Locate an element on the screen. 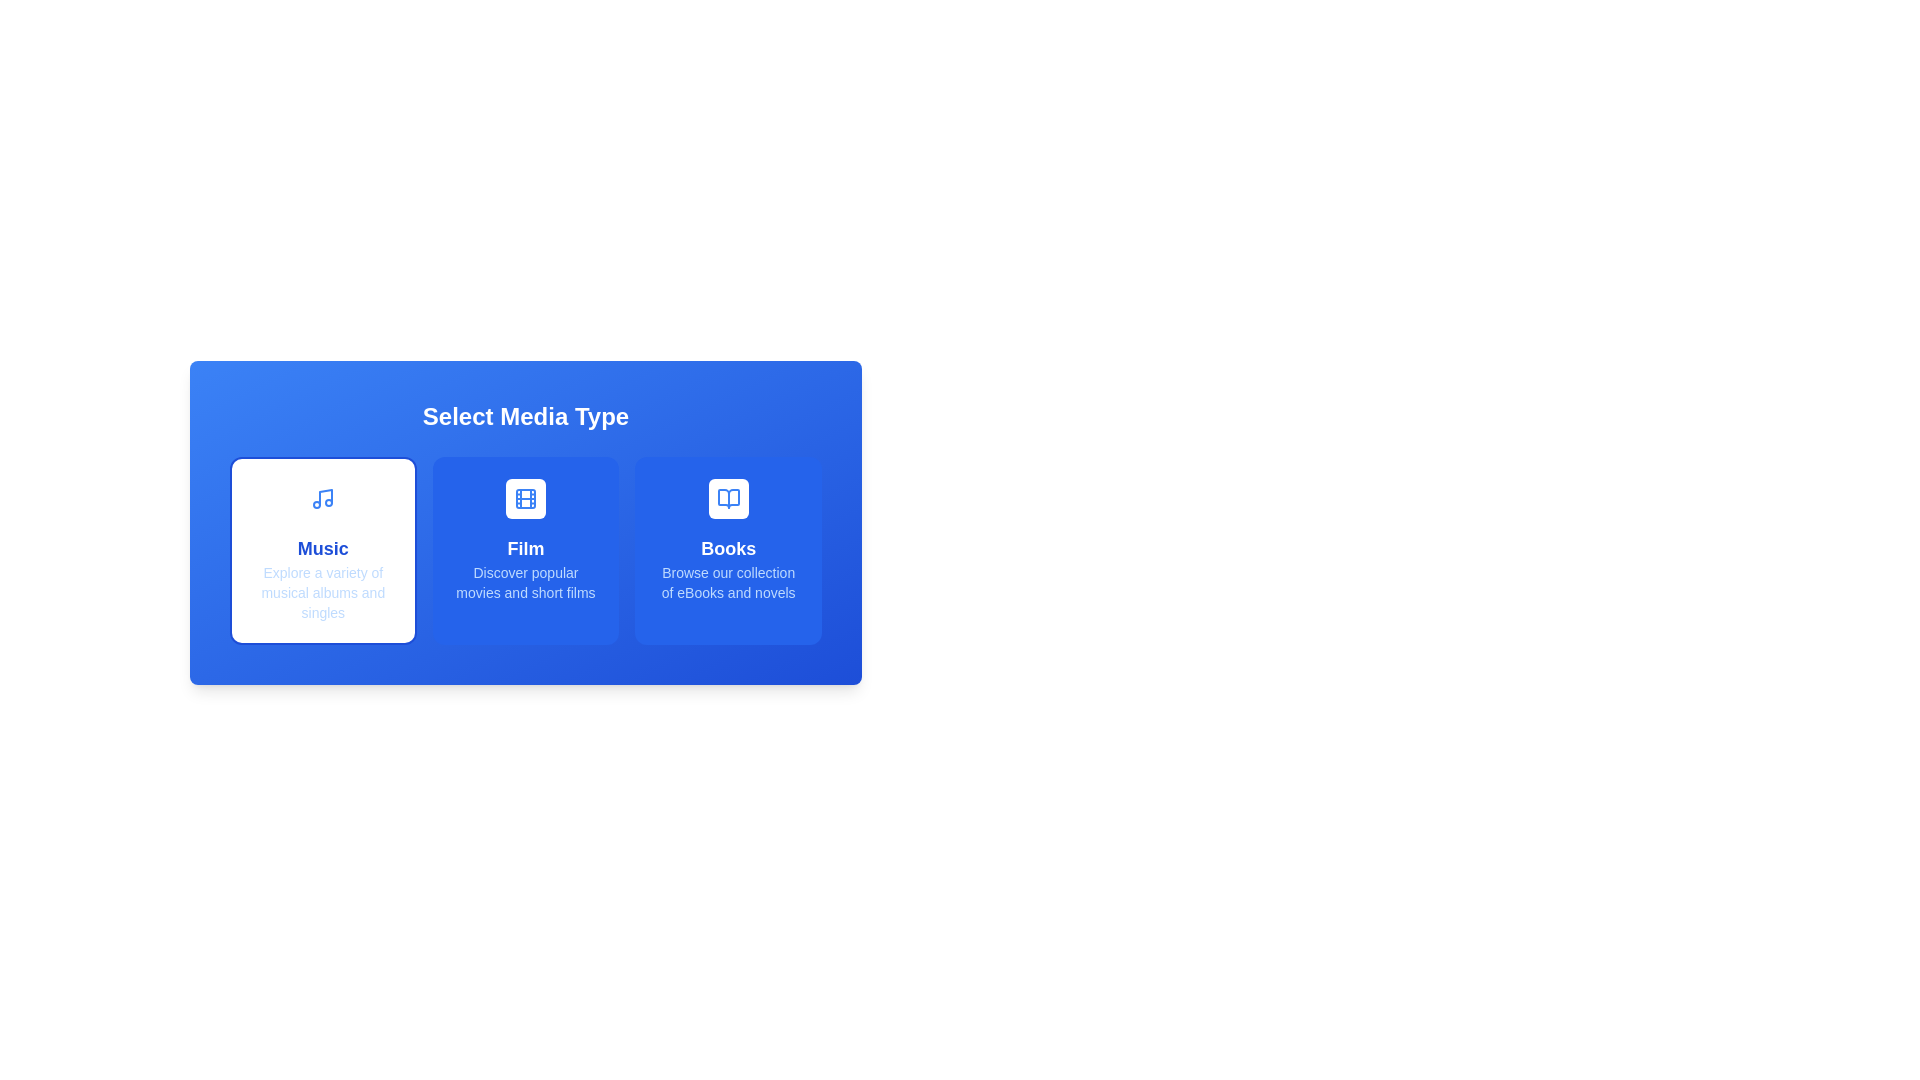 The height and width of the screenshot is (1080, 1920). the open book icon with a blue outline located in the lower right quadrant of the interface is located at coordinates (727, 497).